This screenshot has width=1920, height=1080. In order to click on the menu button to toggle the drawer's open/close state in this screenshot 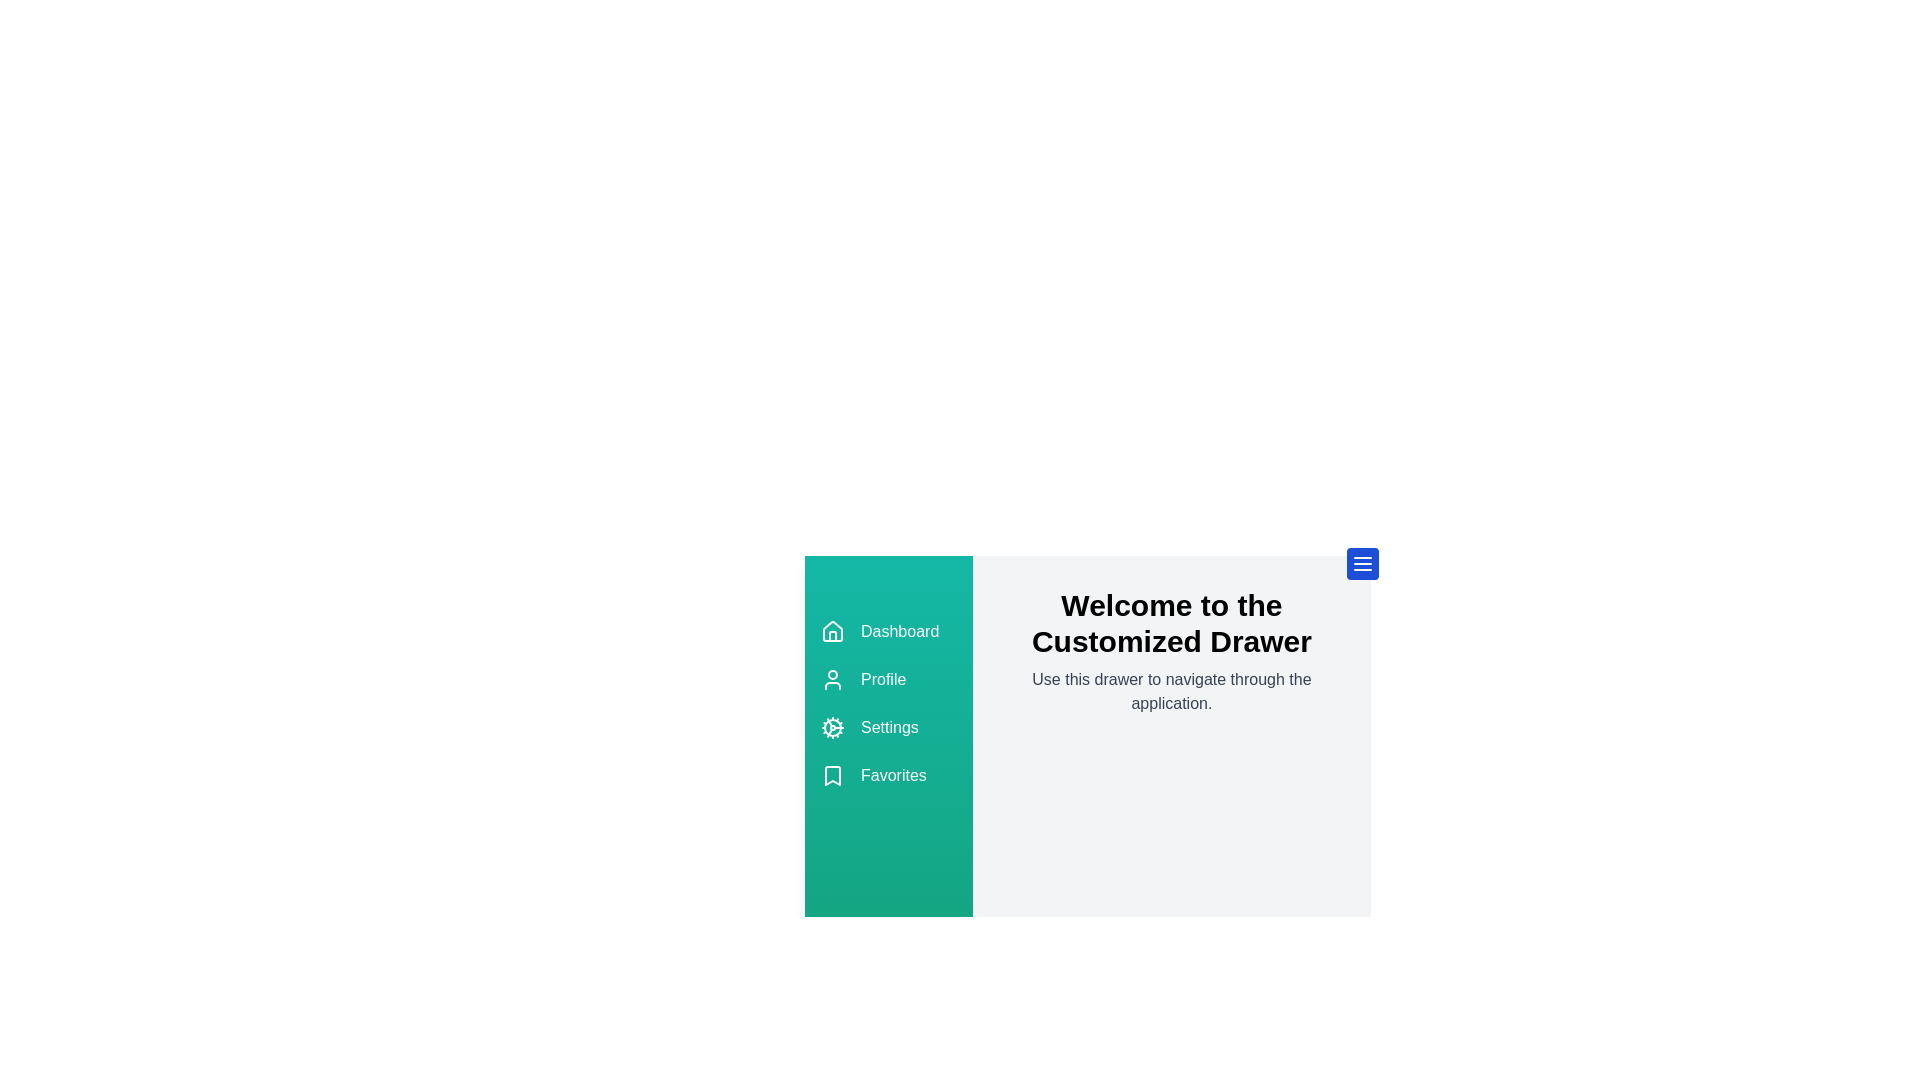, I will do `click(1362, 563)`.